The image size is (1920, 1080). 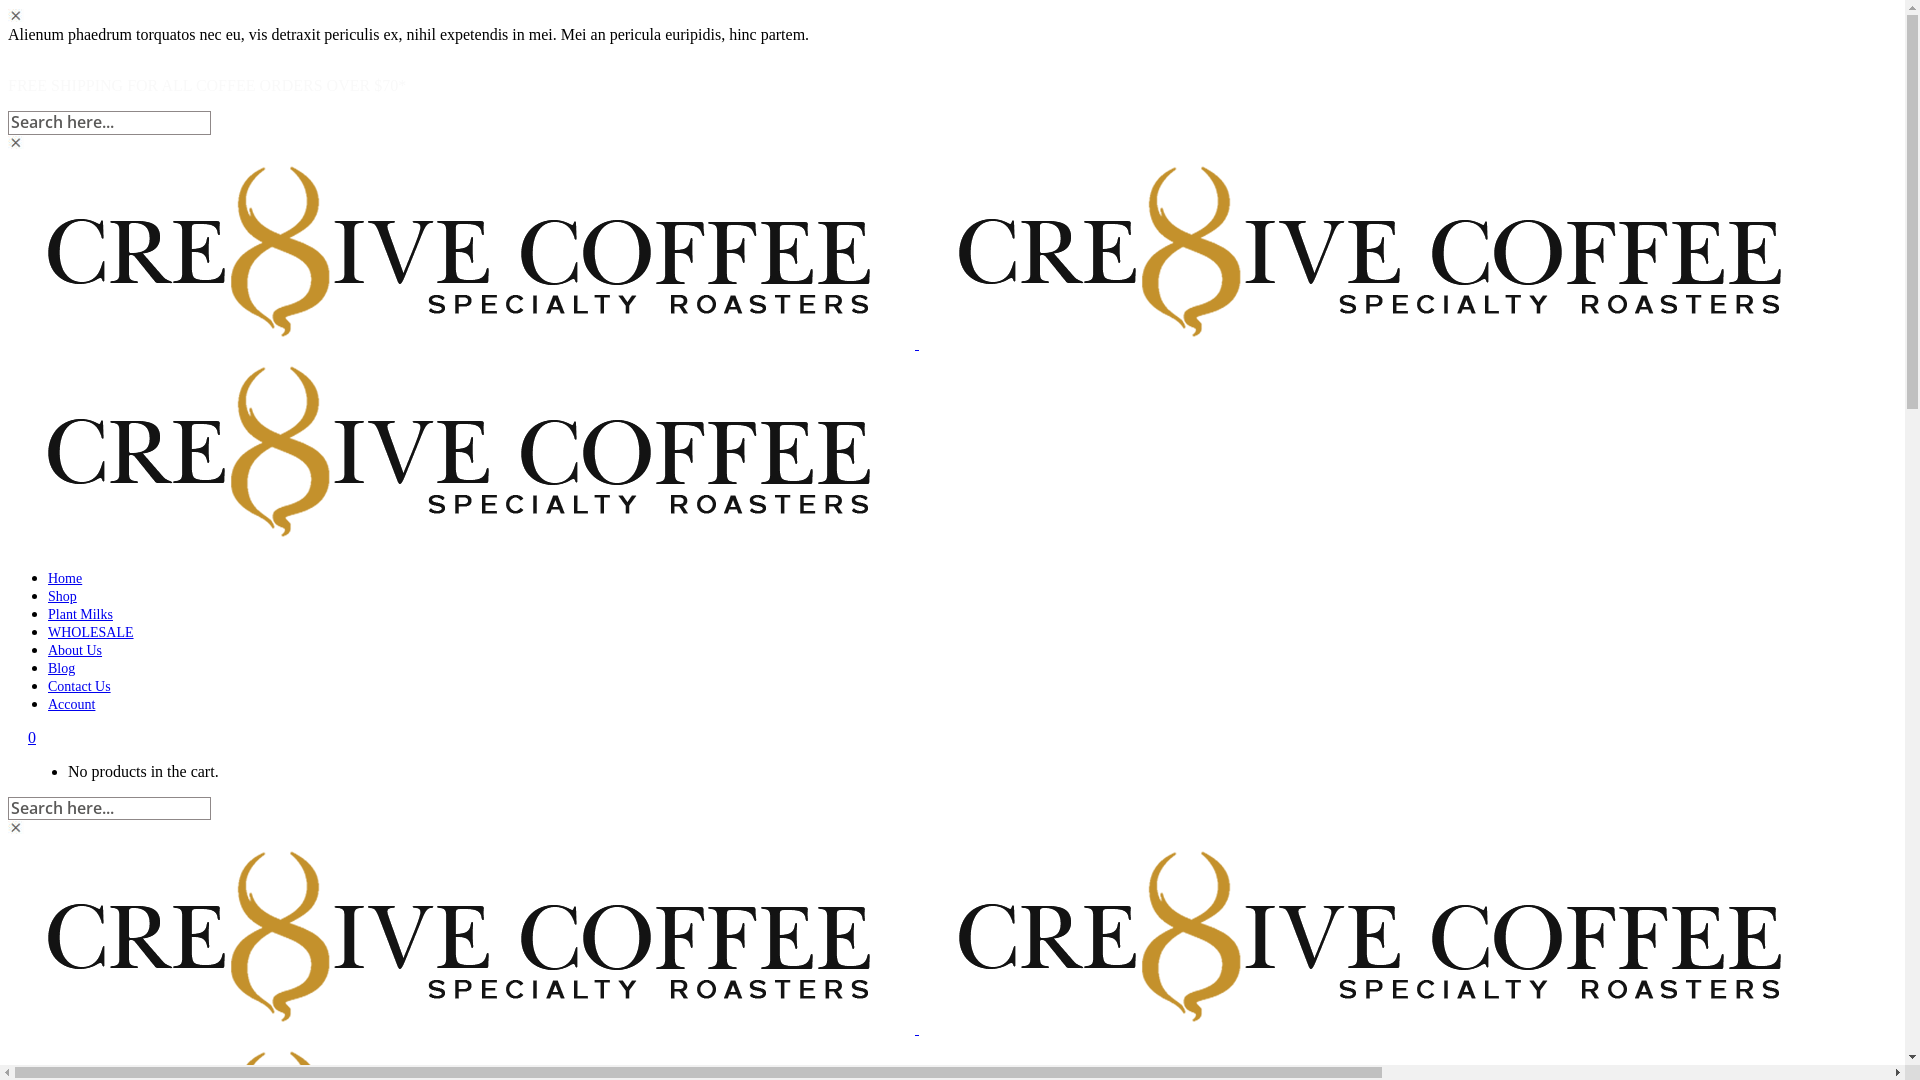 I want to click on 'Contact Us', so click(x=79, y=685).